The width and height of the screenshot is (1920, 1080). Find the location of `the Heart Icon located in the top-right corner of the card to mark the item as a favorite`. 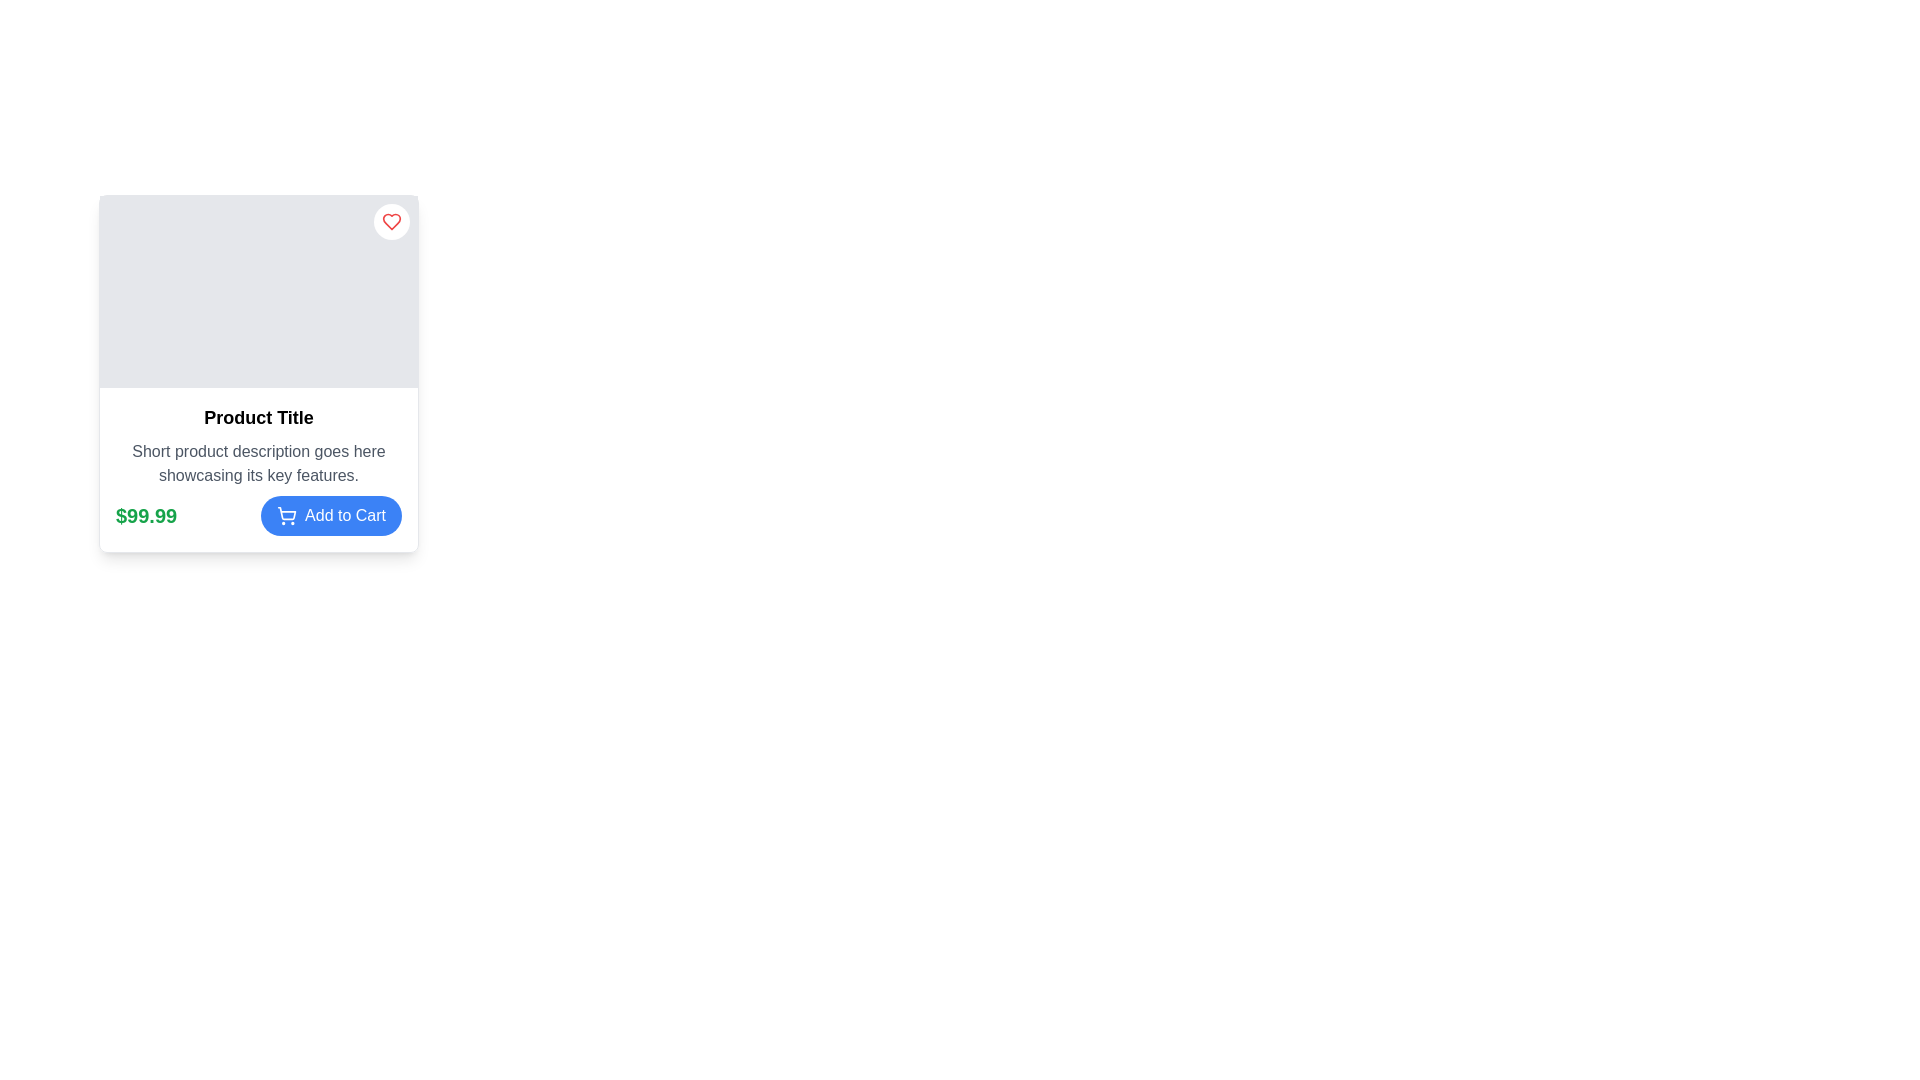

the Heart Icon located in the top-right corner of the card to mark the item as a favorite is located at coordinates (392, 222).